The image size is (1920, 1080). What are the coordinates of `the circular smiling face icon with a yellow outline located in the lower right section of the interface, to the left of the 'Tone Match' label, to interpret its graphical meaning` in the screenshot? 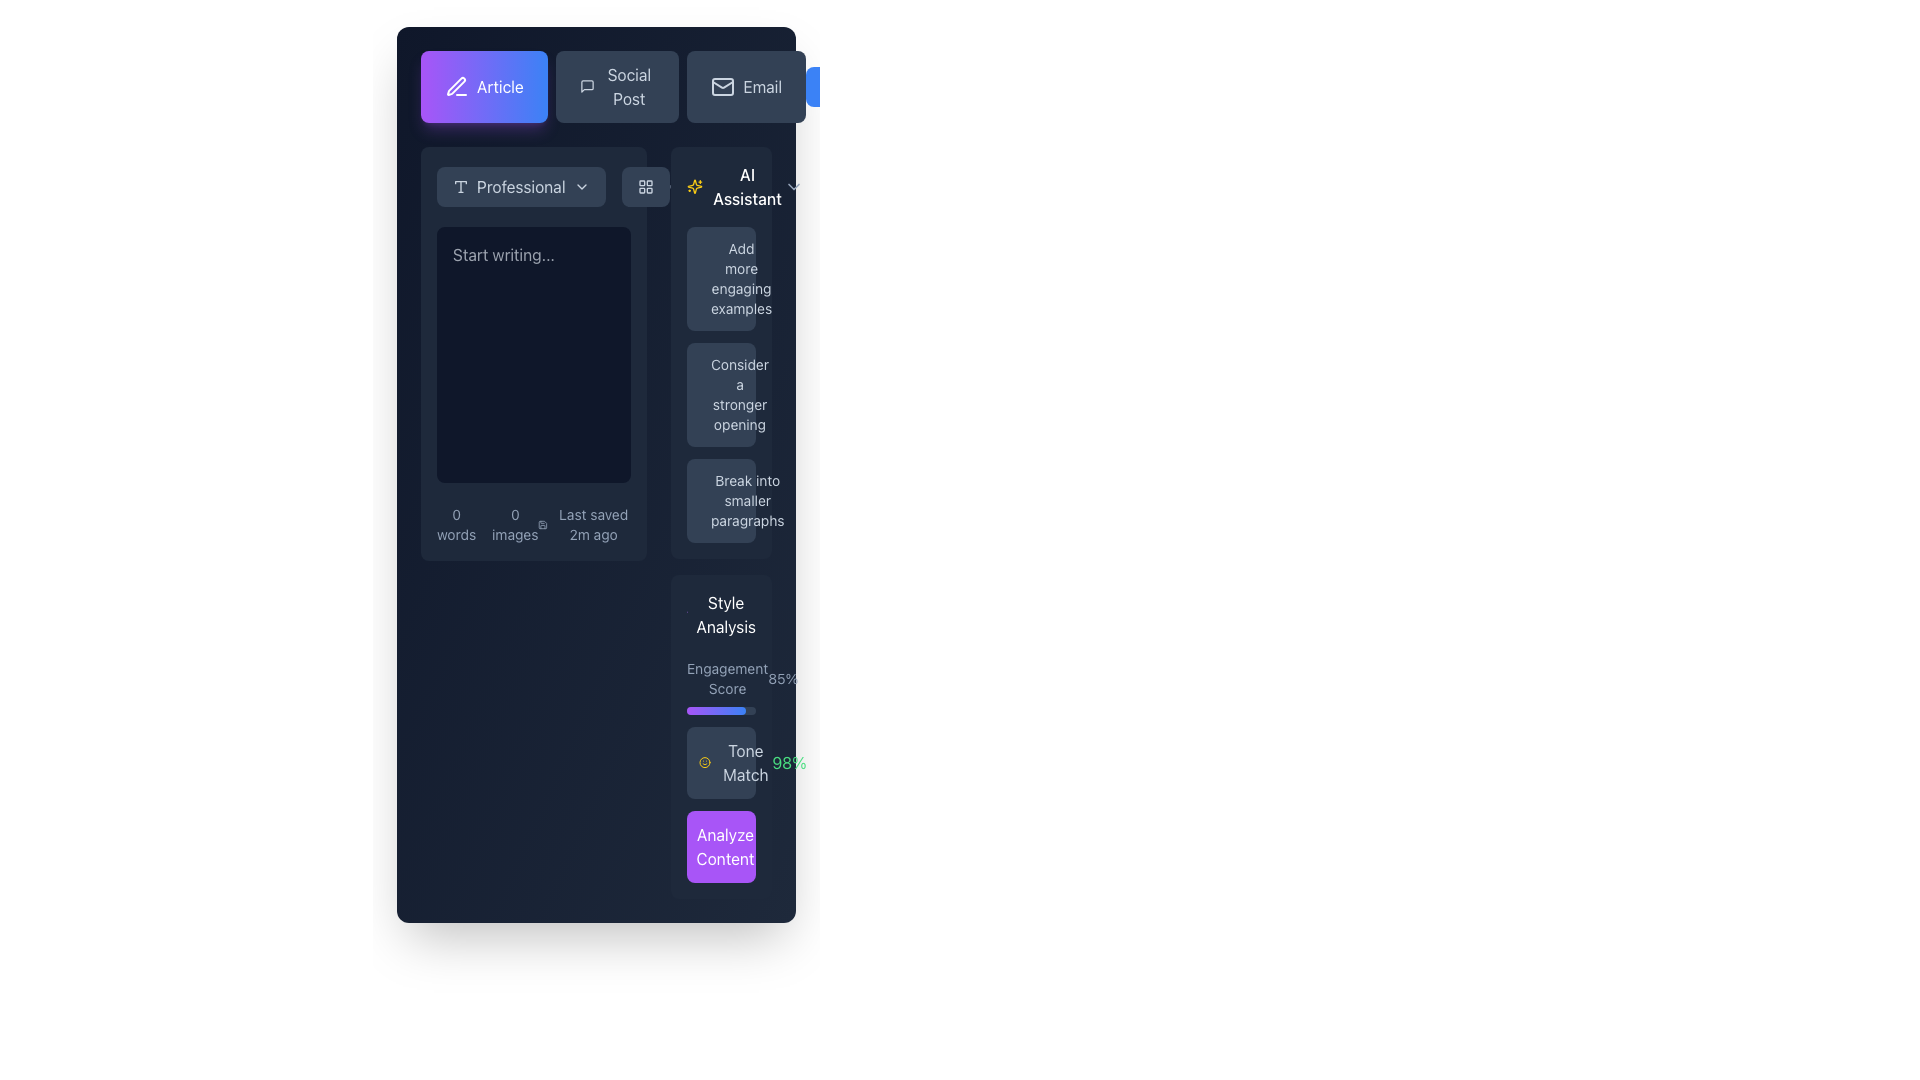 It's located at (705, 763).